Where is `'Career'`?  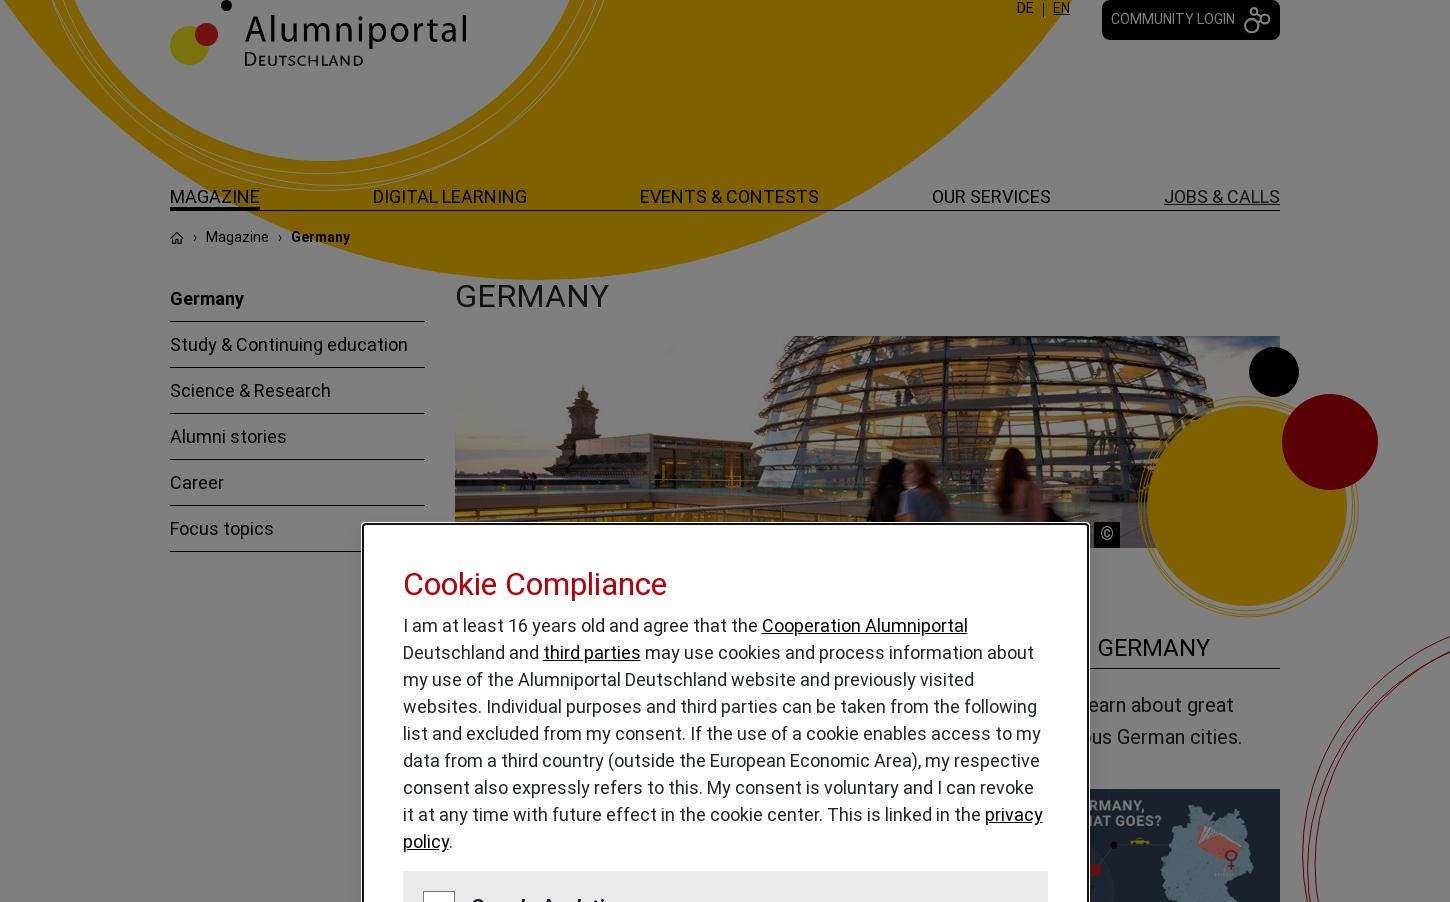
'Career' is located at coordinates (196, 480).